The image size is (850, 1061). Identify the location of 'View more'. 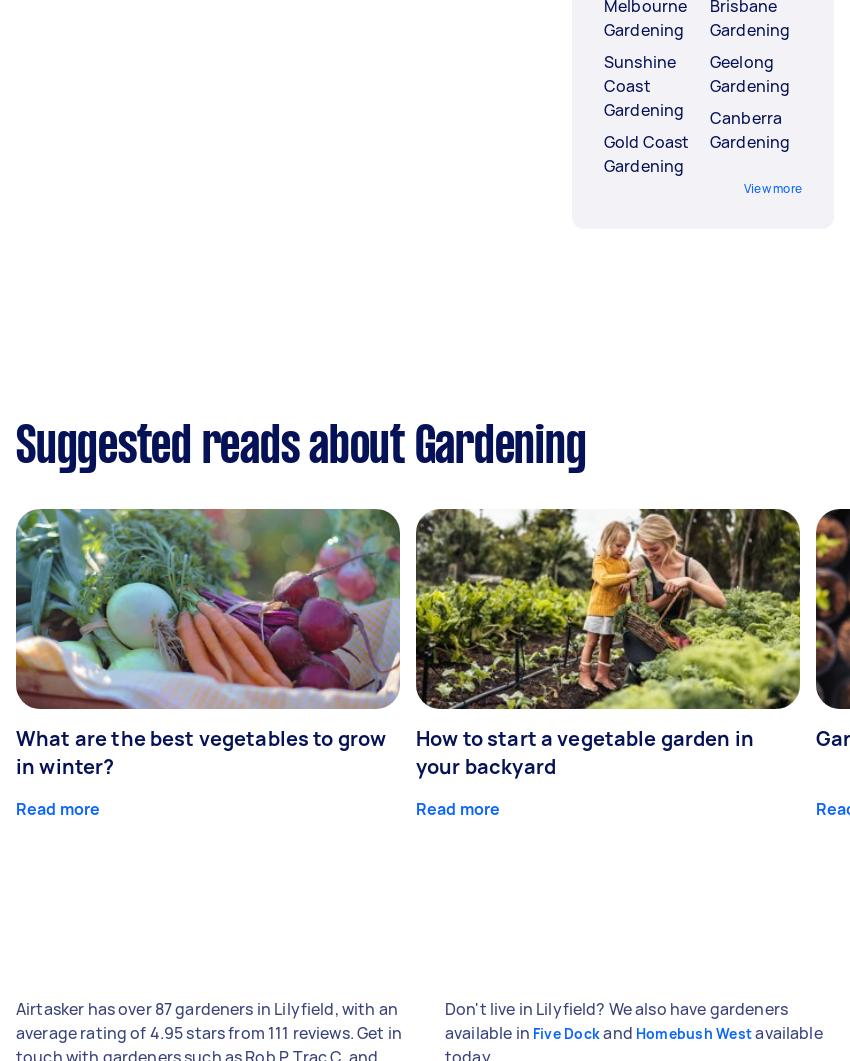
(771, 186).